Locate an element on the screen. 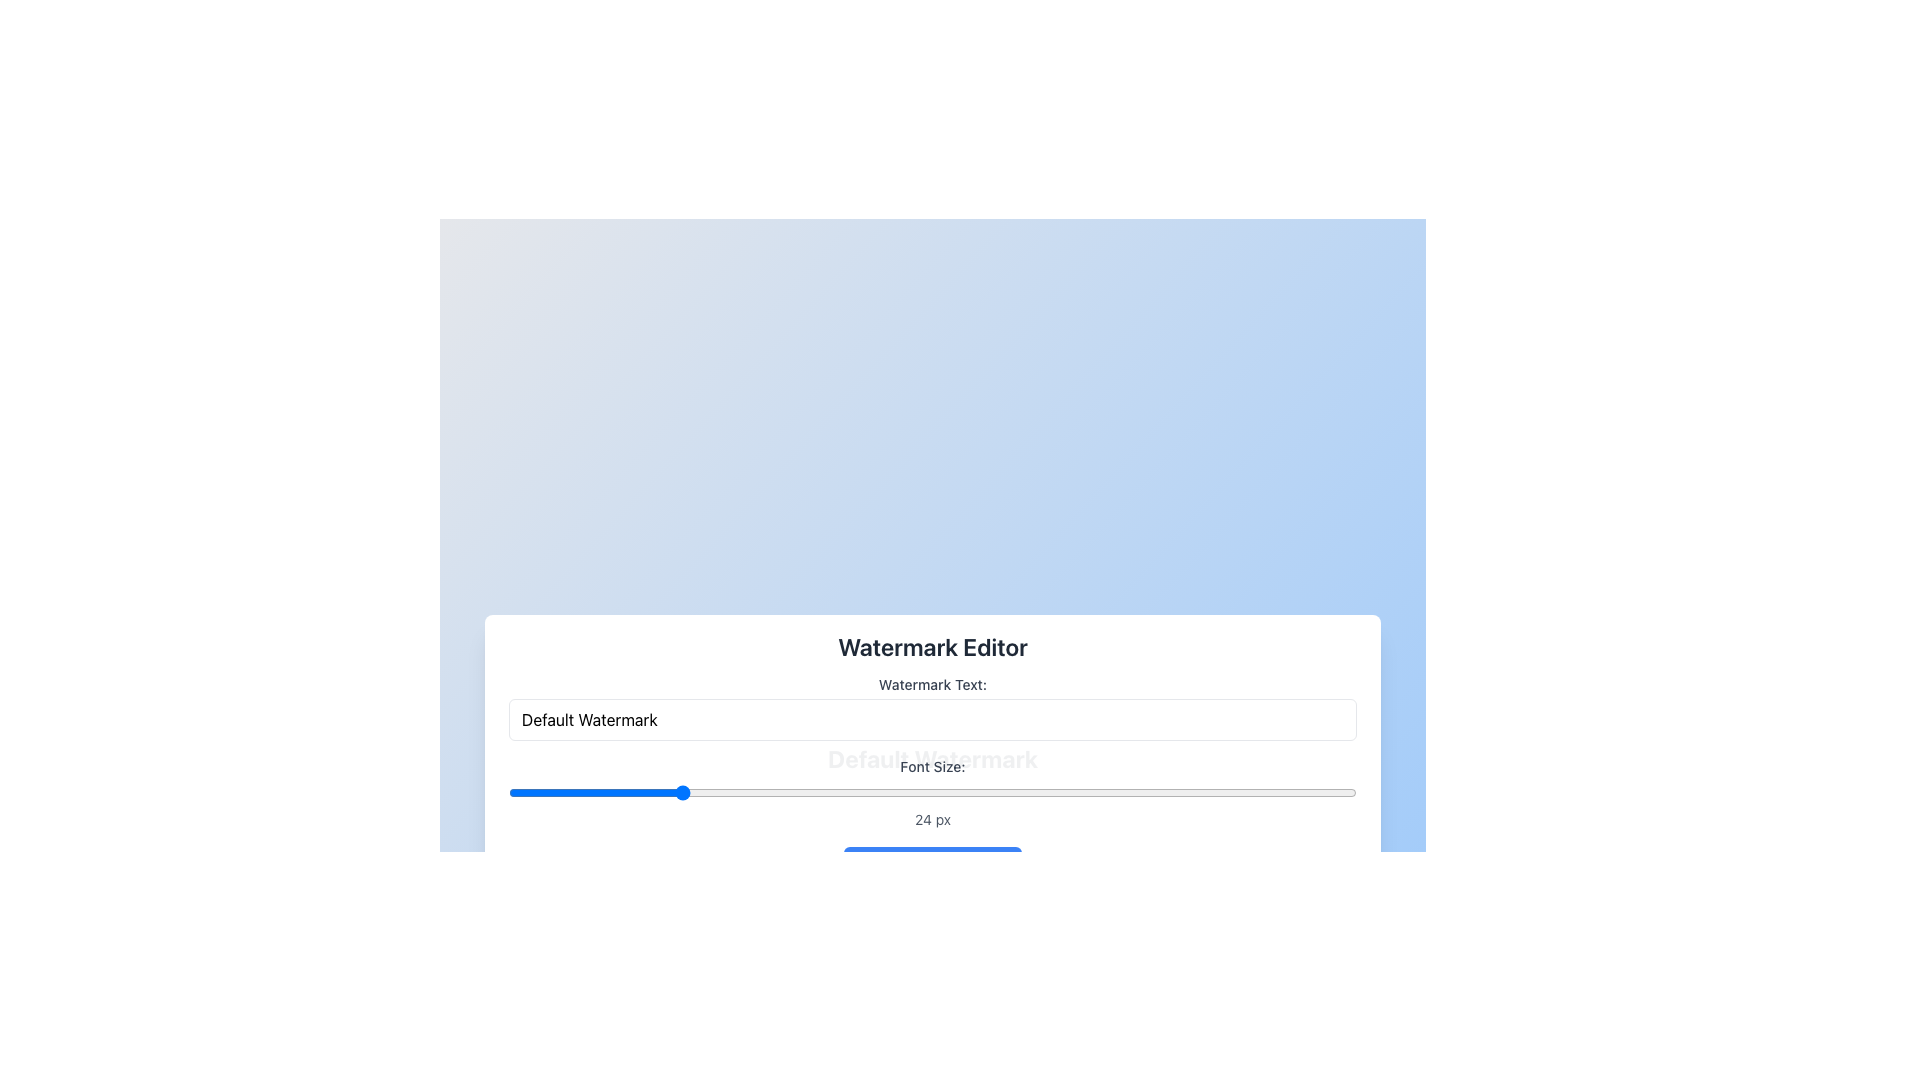 Image resolution: width=1920 pixels, height=1080 pixels. the font size is located at coordinates (521, 792).